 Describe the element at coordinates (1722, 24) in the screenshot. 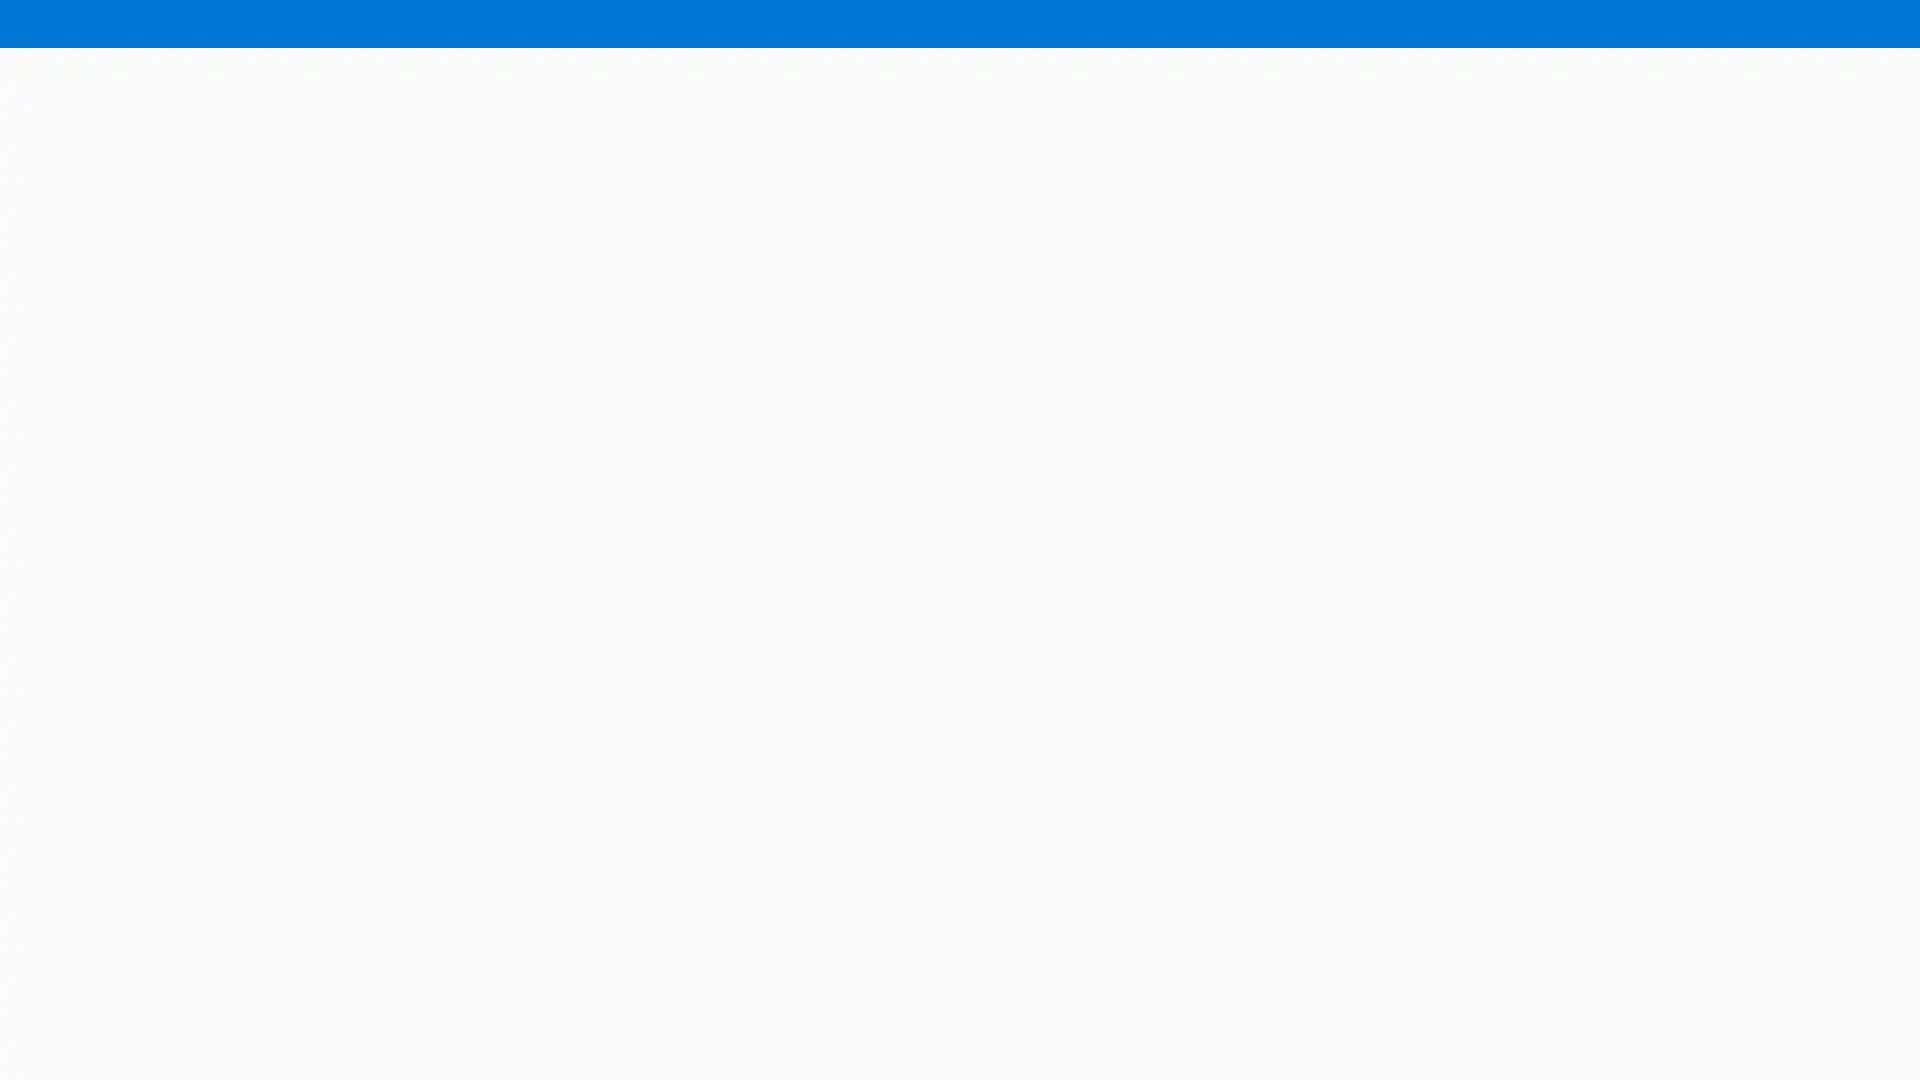

I see `Sign In` at that location.